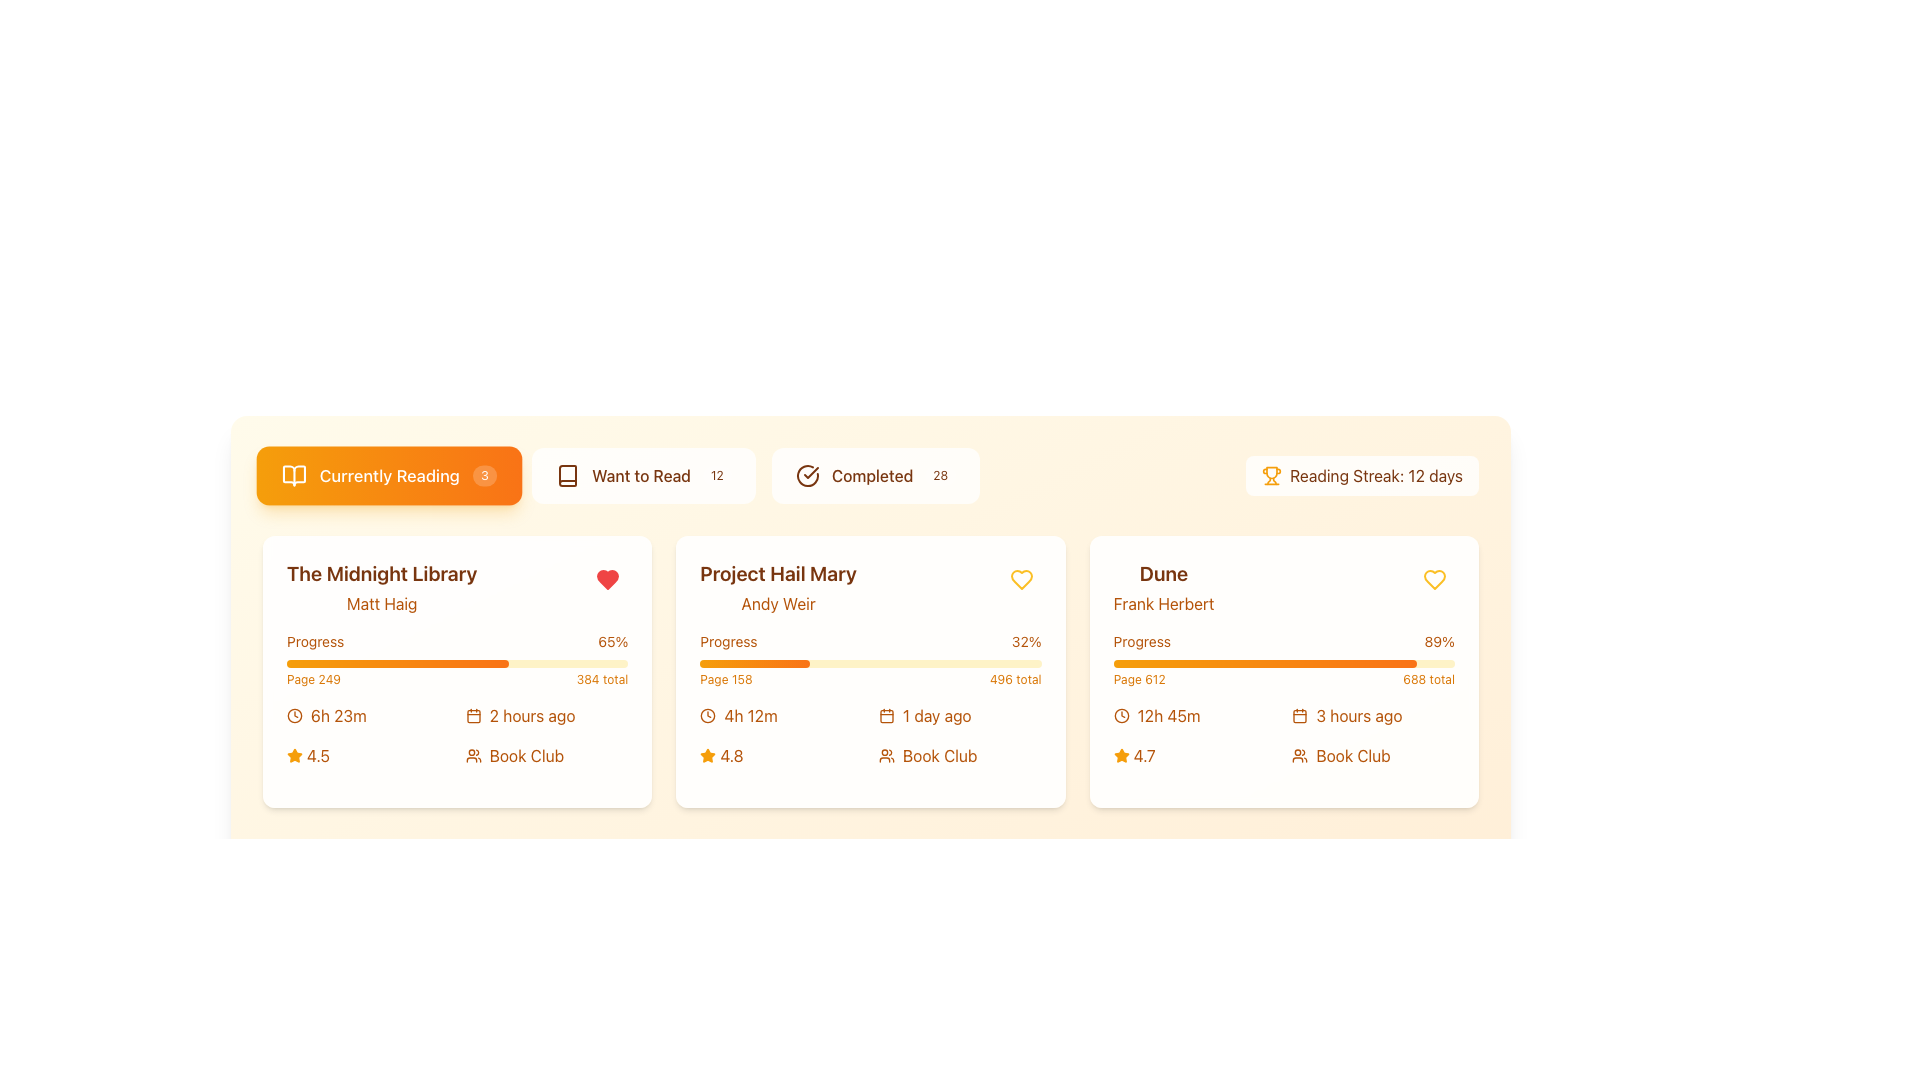 This screenshot has width=1920, height=1080. What do you see at coordinates (1300, 756) in the screenshot?
I see `the group of people icon, which is located` at bounding box center [1300, 756].